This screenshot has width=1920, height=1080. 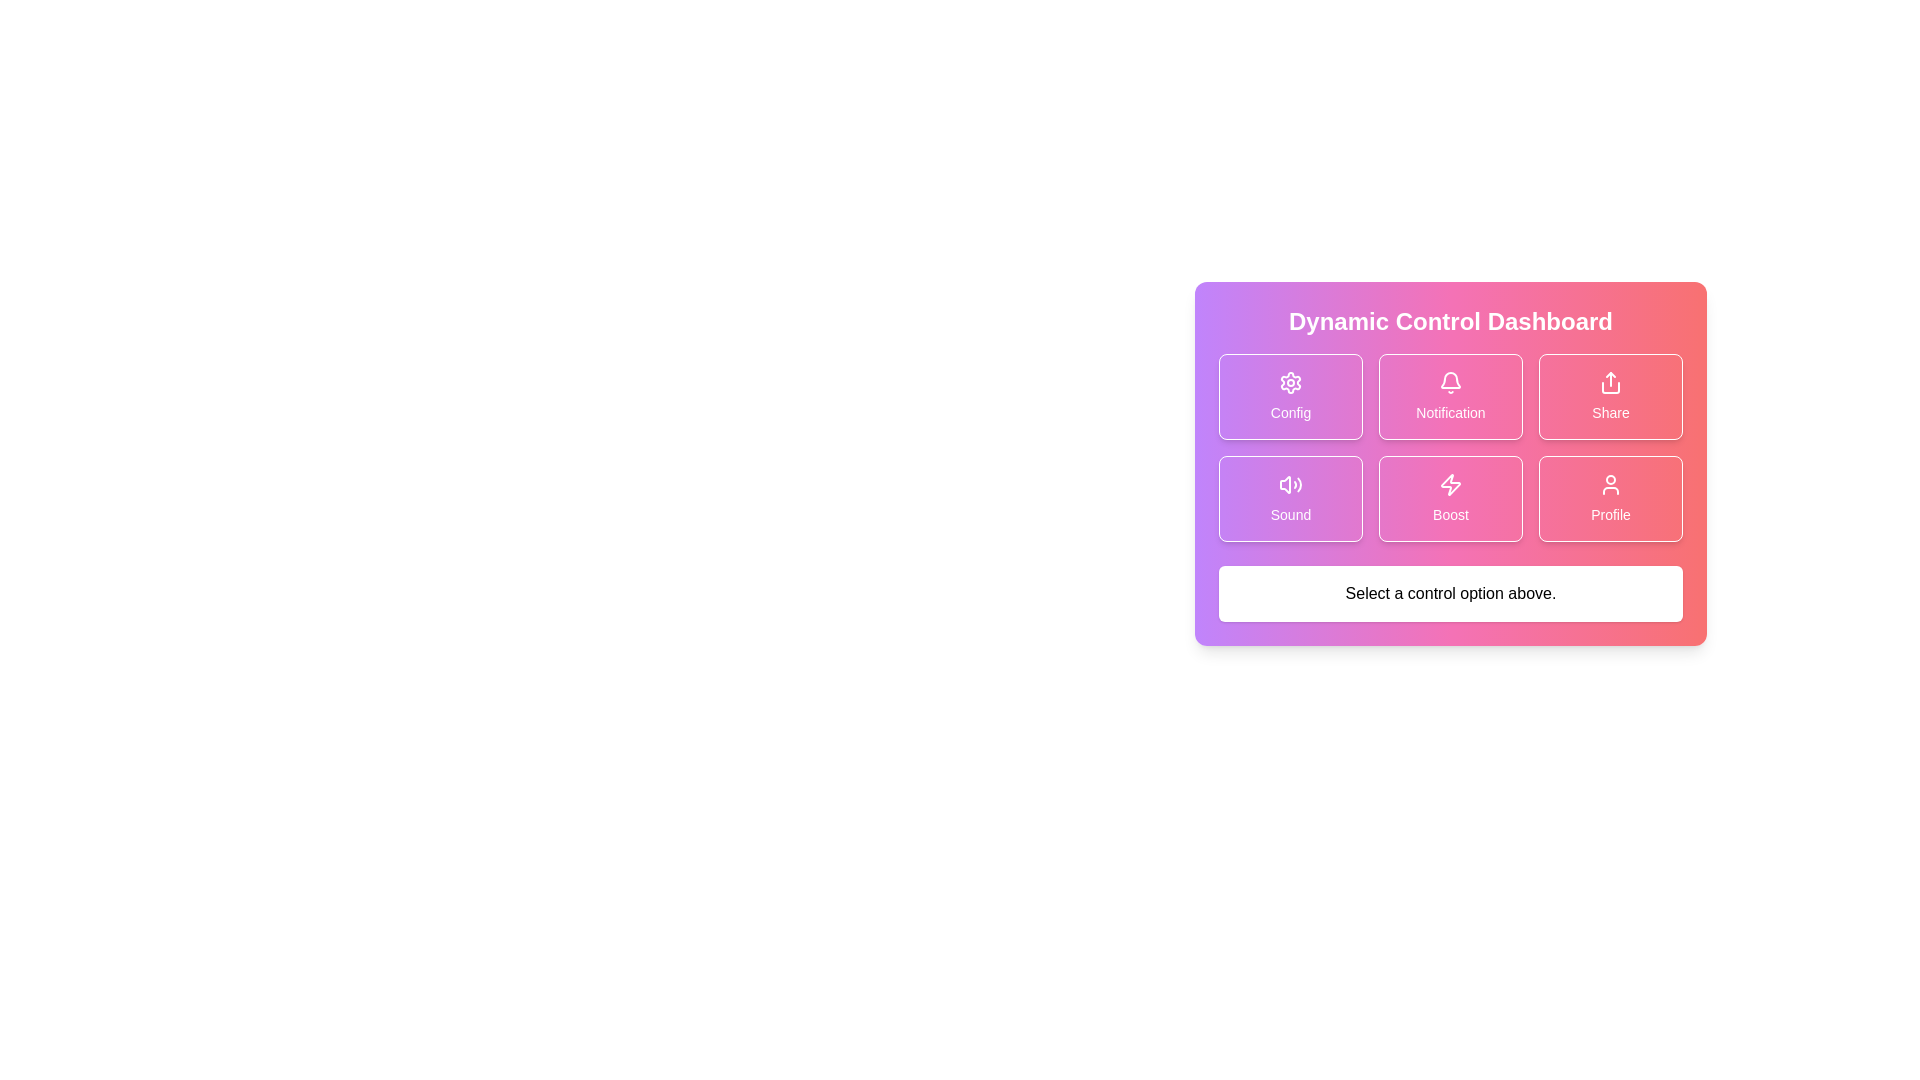 I want to click on the gear-shaped icon representing configuration settings, located at the top-left corner of the options grid, so click(x=1291, y=382).